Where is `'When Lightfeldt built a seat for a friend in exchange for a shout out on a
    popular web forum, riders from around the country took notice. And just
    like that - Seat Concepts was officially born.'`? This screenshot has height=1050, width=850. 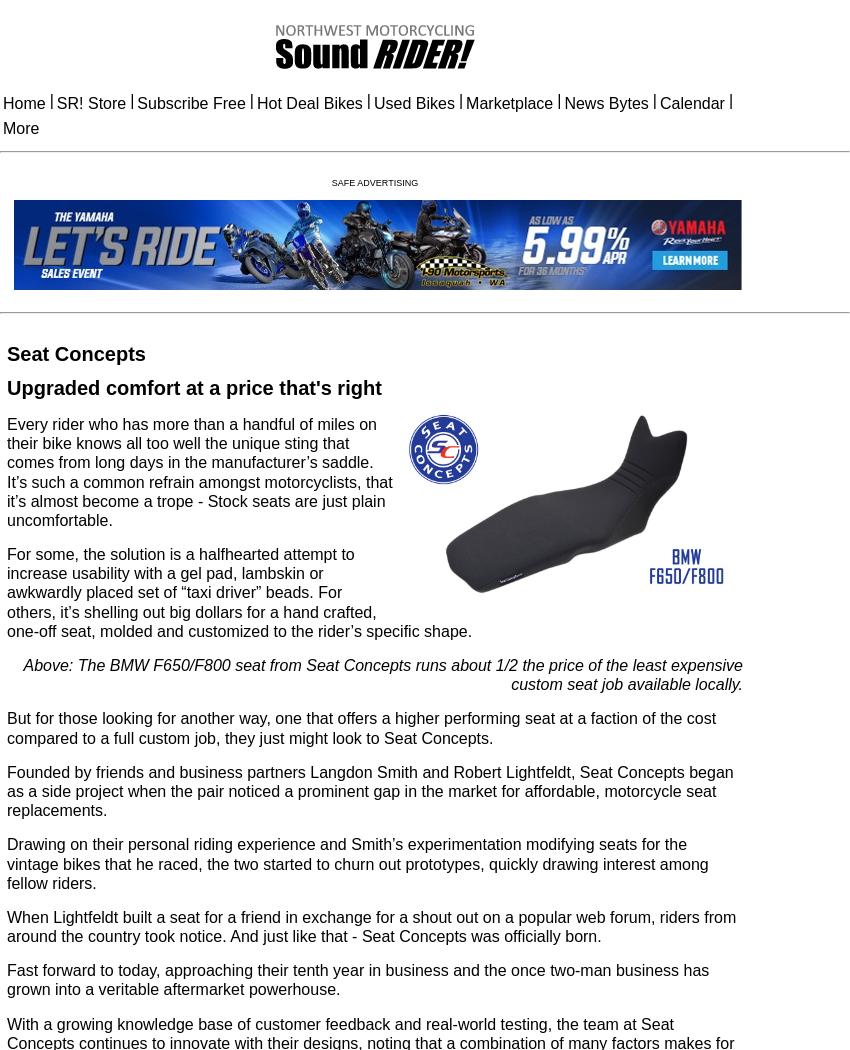 'When Lightfeldt built a seat for a friend in exchange for a shout out on a
    popular web forum, riders from around the country took notice. And just
    like that - Seat Concepts was officially born.' is located at coordinates (370, 926).